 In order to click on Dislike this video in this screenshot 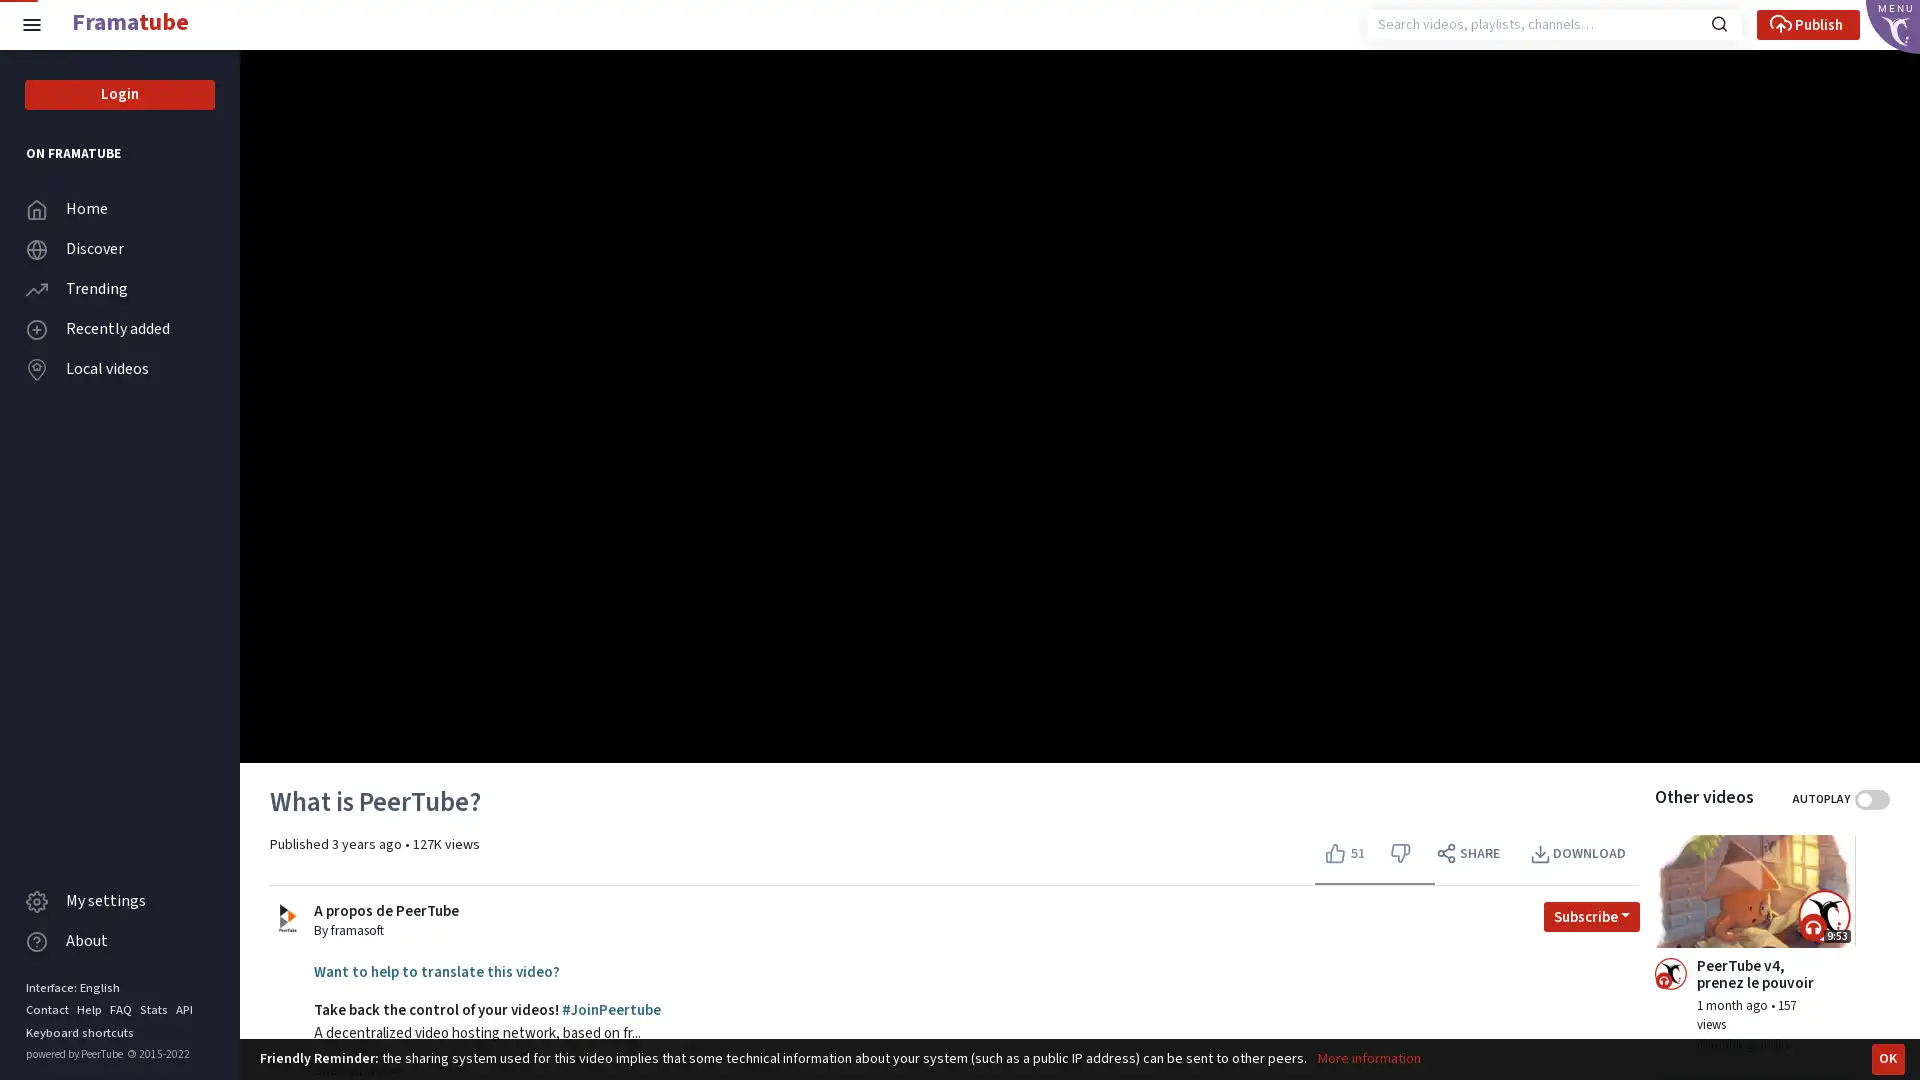, I will do `click(1399, 853)`.